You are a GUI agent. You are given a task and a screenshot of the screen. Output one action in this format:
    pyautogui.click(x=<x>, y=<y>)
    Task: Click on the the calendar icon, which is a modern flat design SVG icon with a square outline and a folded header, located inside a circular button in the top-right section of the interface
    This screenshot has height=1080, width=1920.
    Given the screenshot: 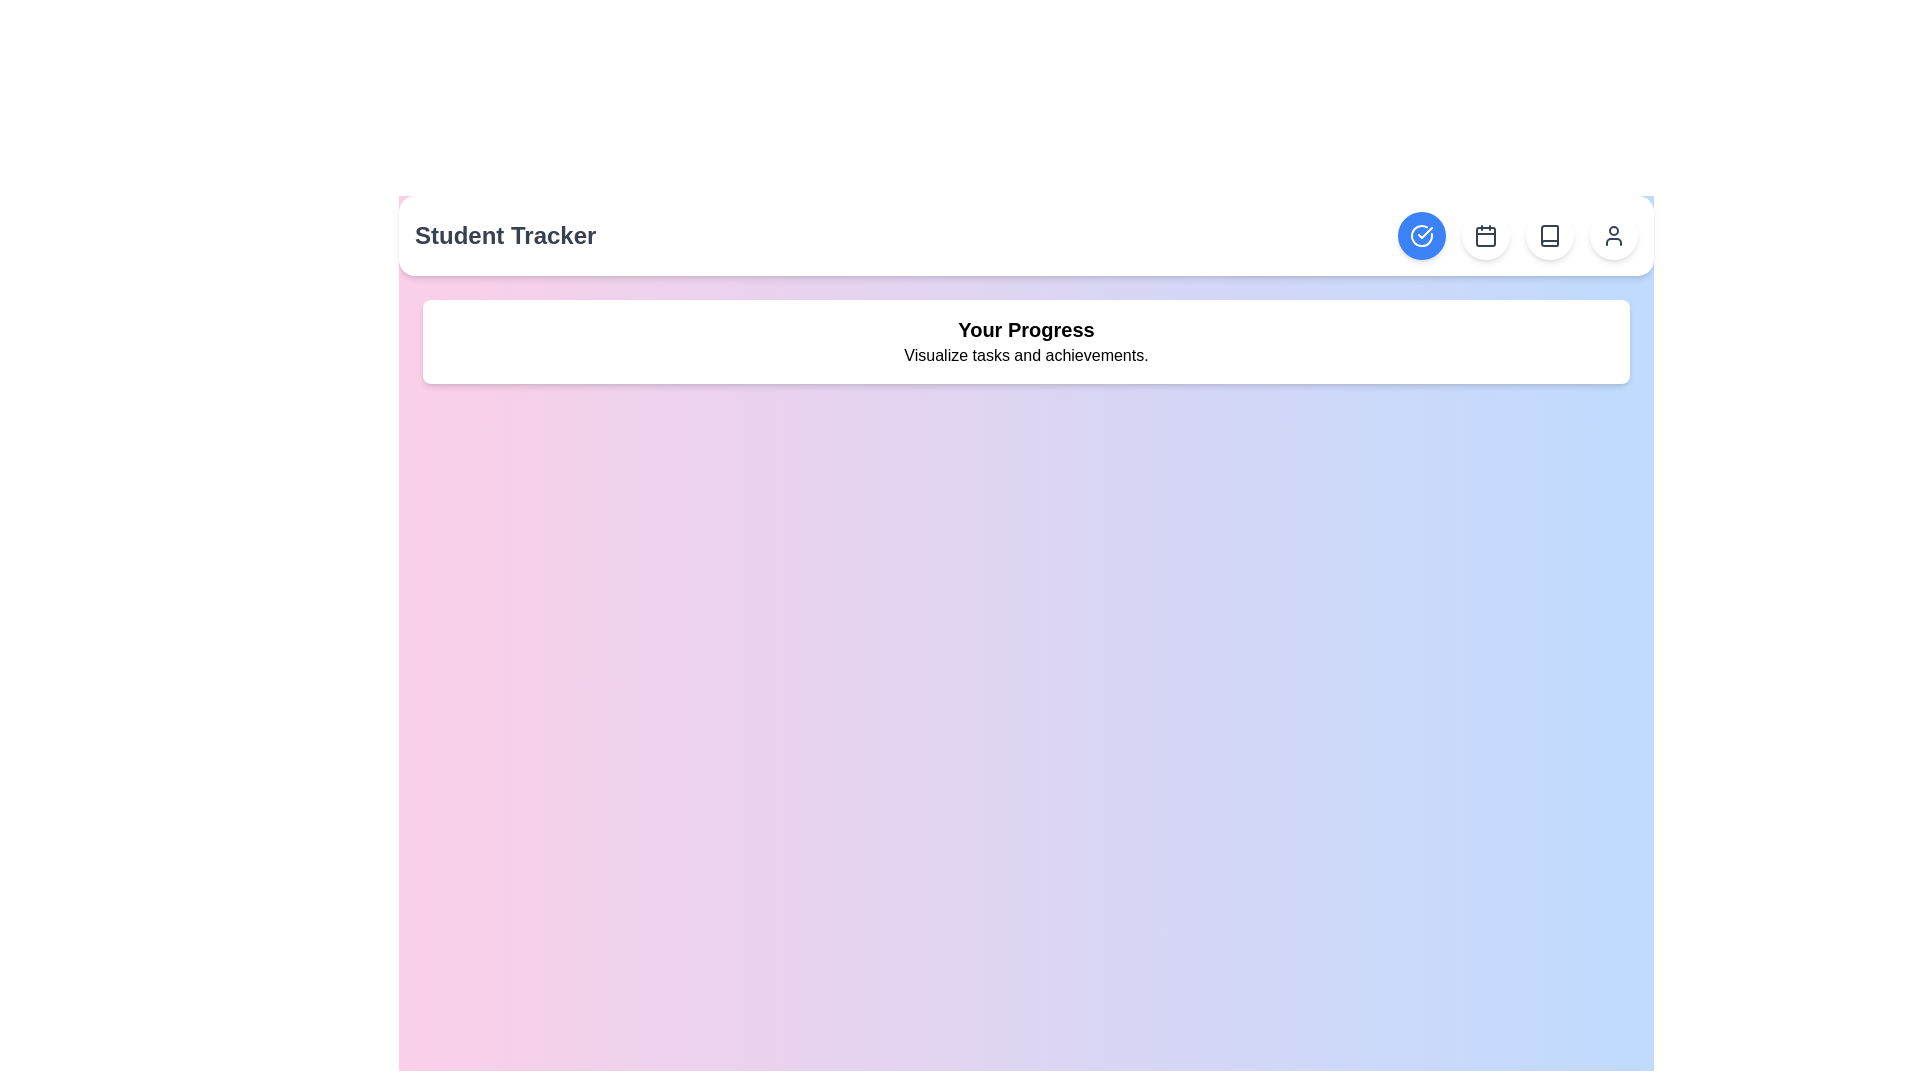 What is the action you would take?
    pyautogui.click(x=1486, y=234)
    